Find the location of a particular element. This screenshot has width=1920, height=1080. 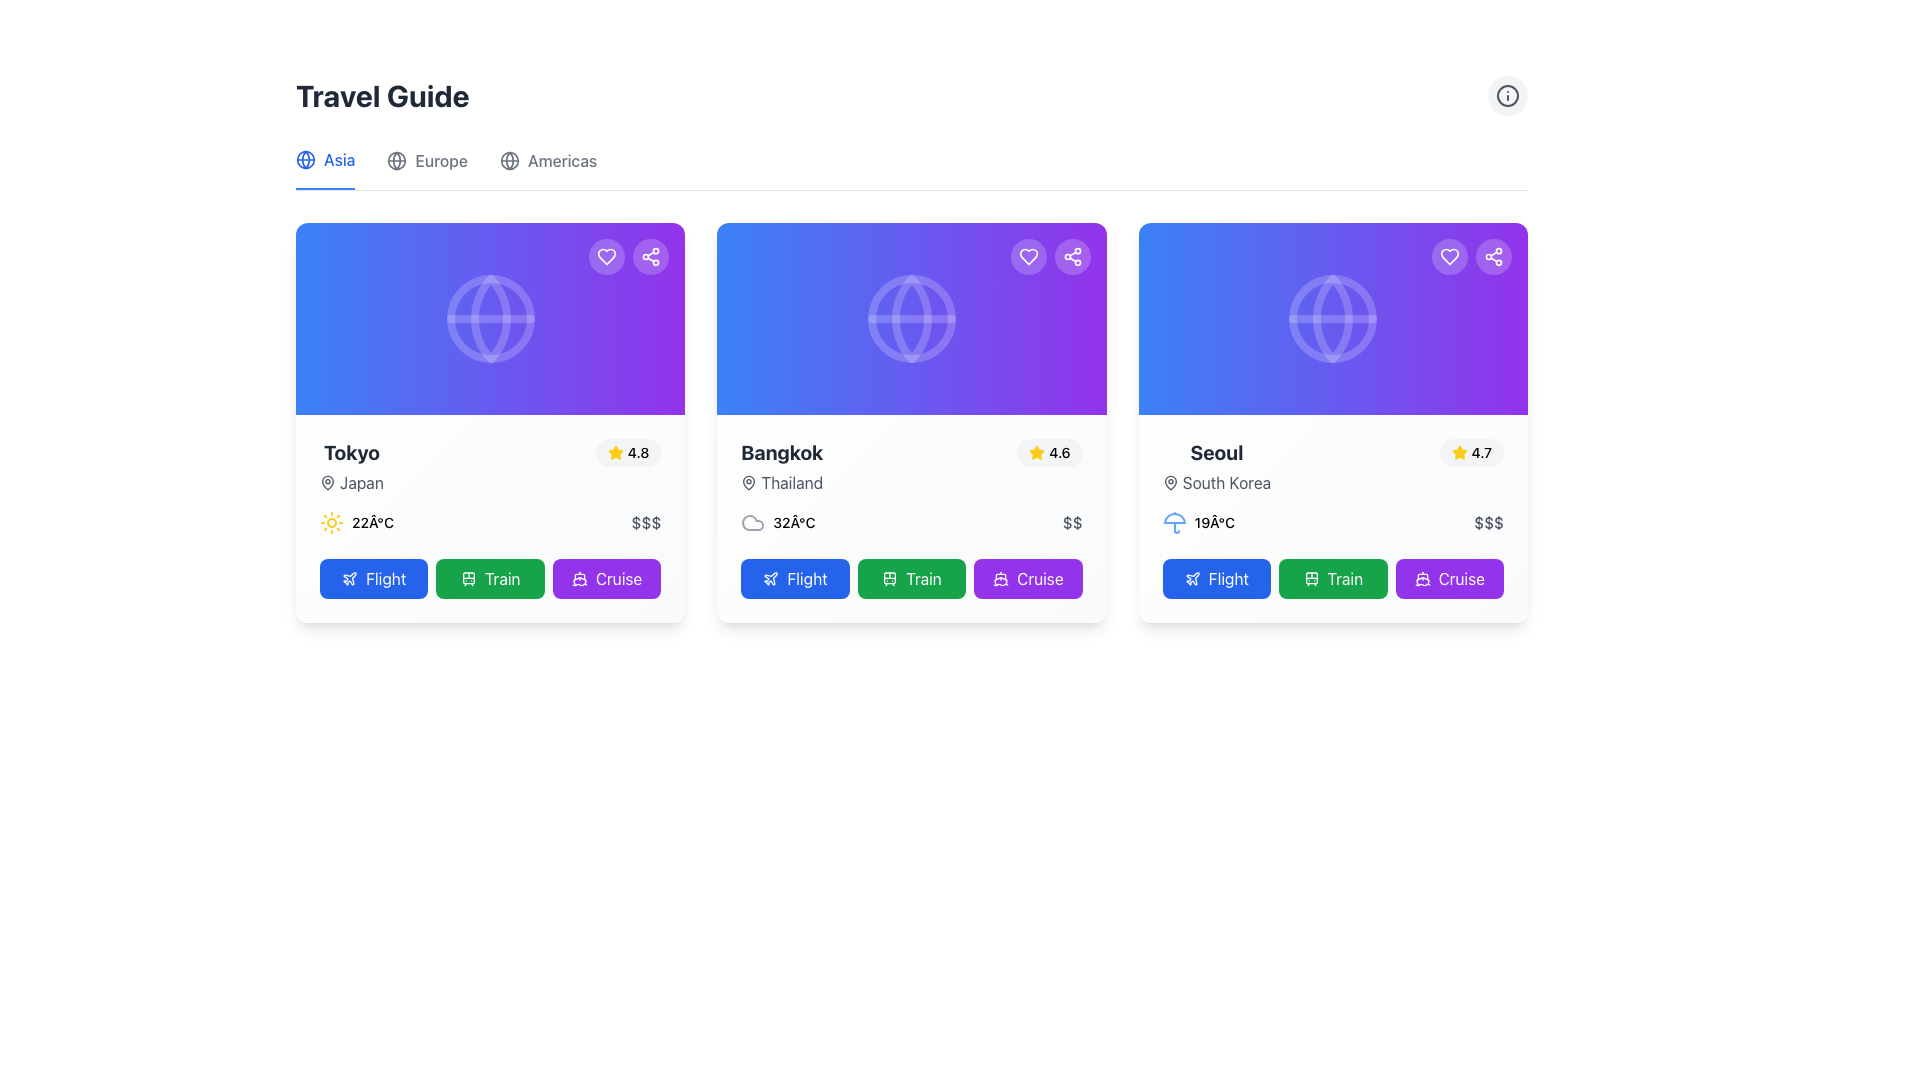

the green 'Train' button with white text and an icon is located at coordinates (1333, 578).